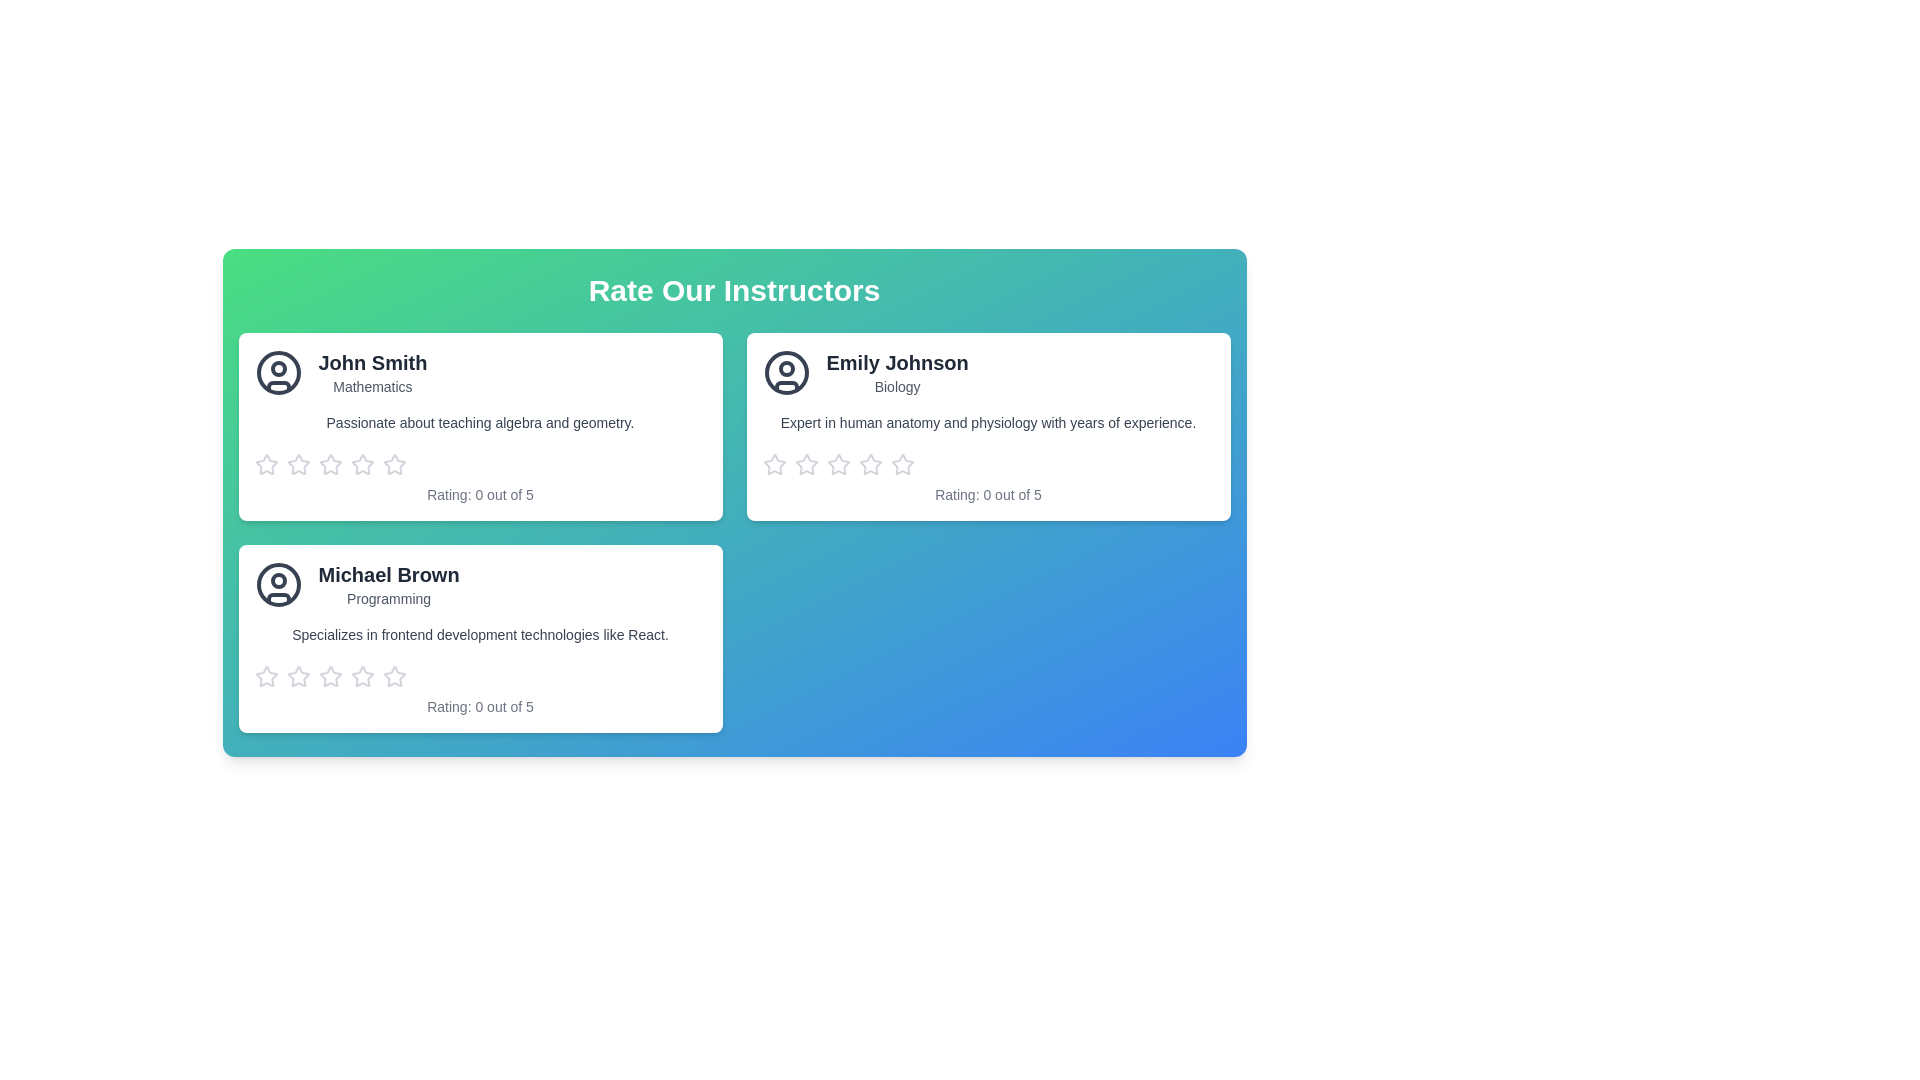  Describe the element at coordinates (806, 465) in the screenshot. I see `the third star icon from the left in the rating section of the card labeled 'Emily Johnson' to rate her with 3 stars` at that location.